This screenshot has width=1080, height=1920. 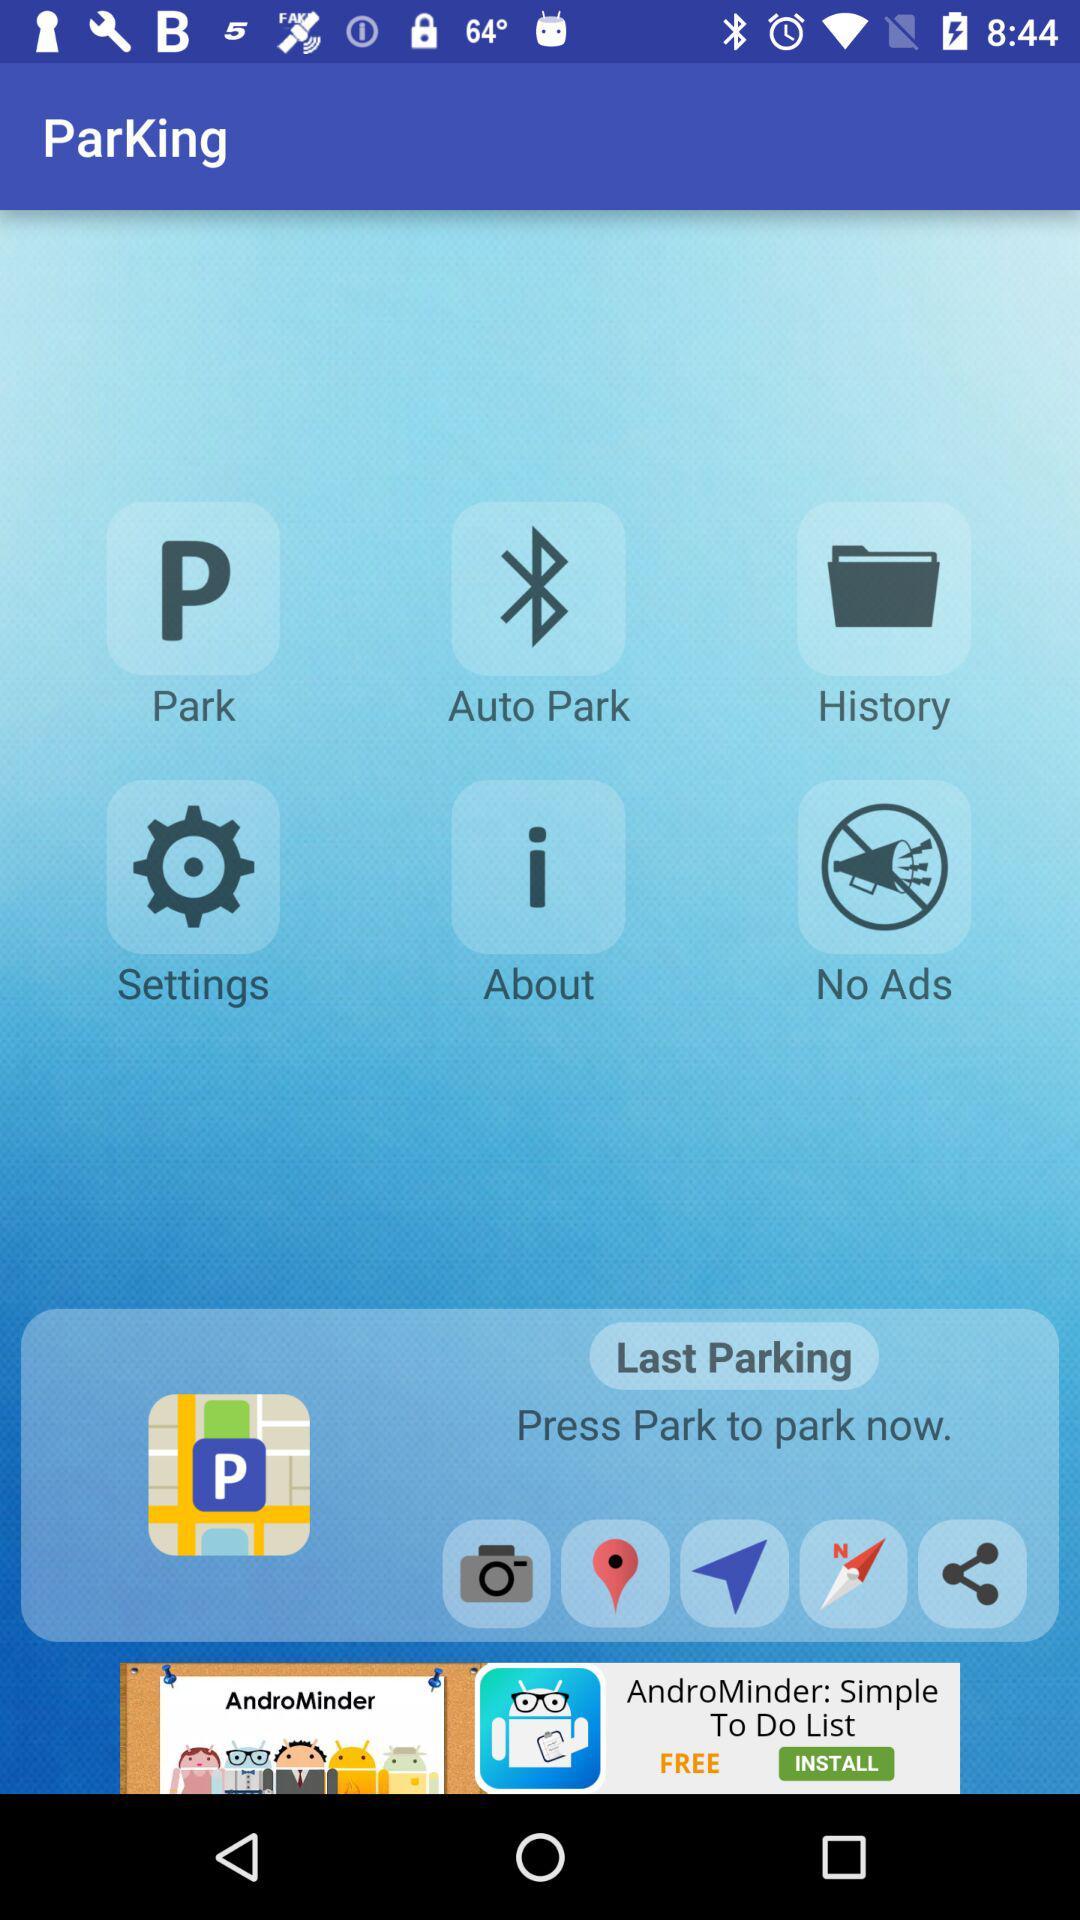 I want to click on click camera, so click(x=495, y=1572).